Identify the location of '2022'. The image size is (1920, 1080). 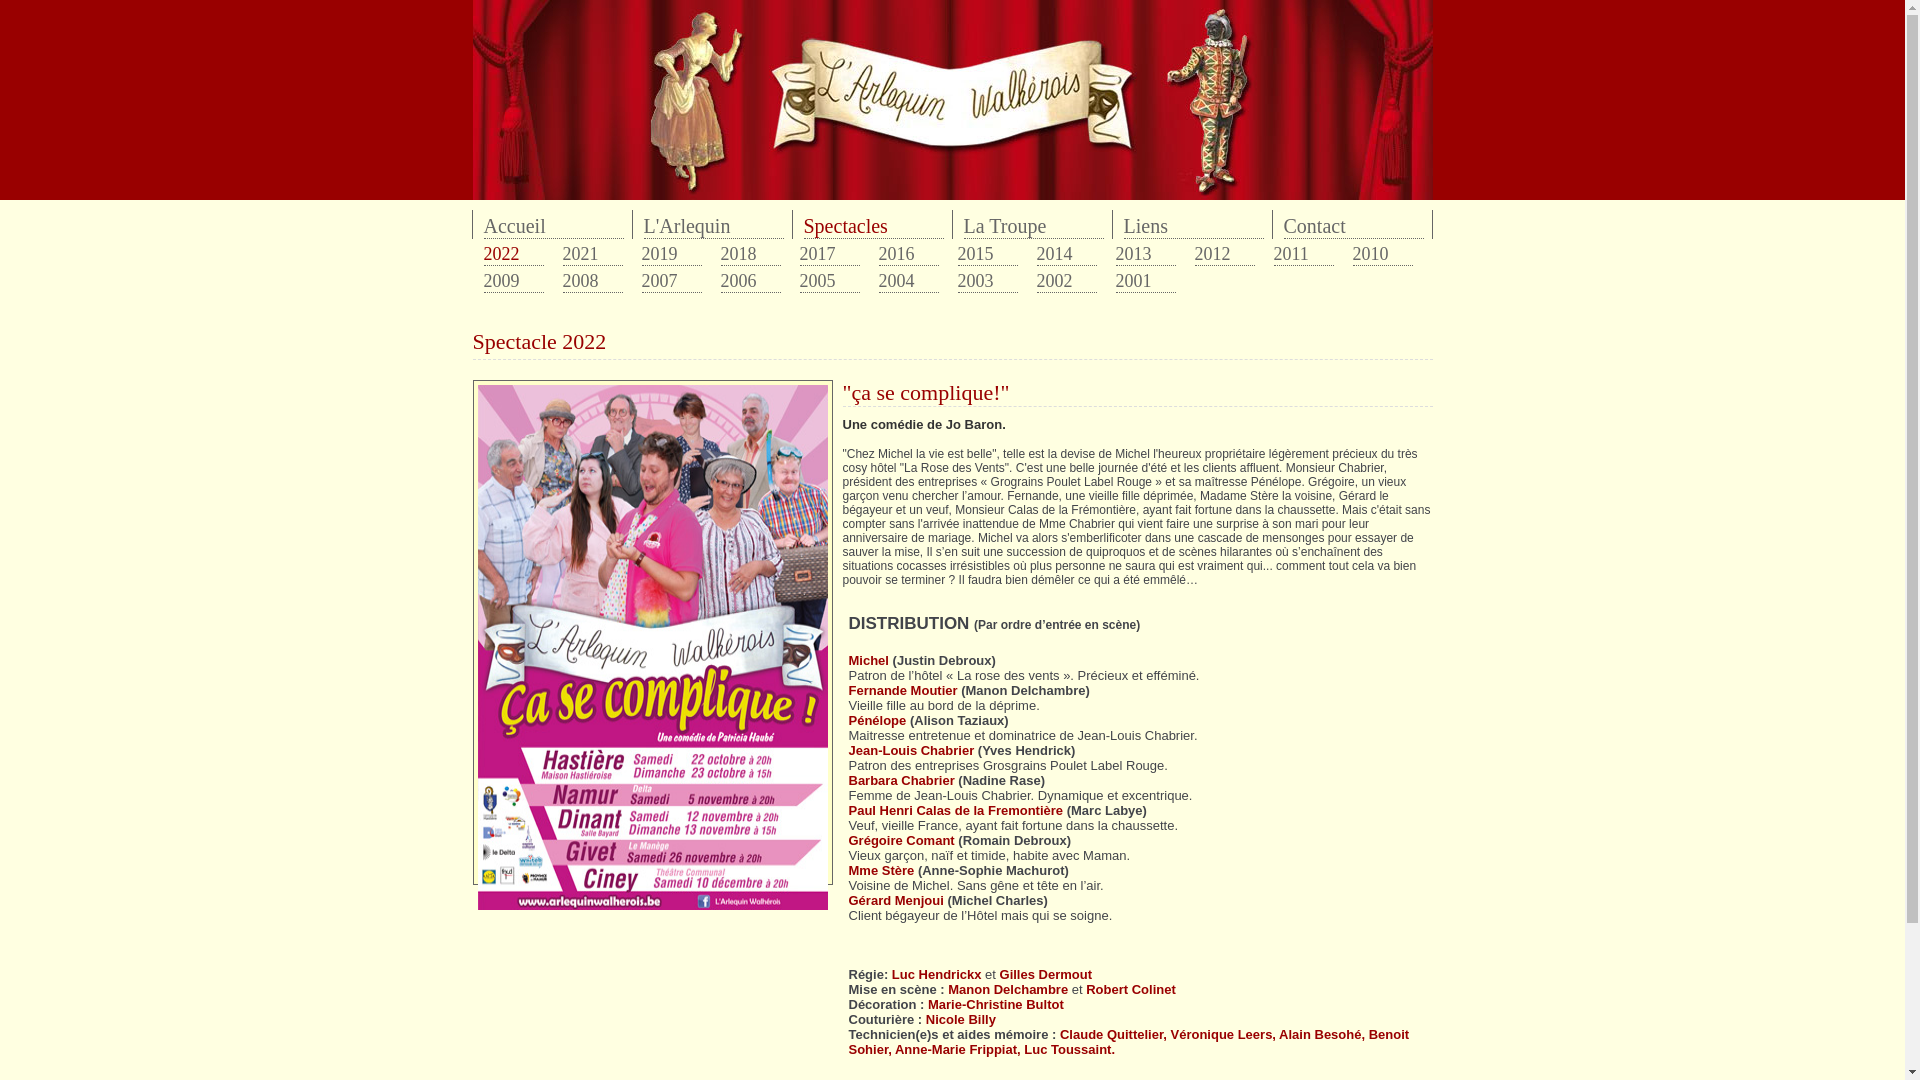
(513, 253).